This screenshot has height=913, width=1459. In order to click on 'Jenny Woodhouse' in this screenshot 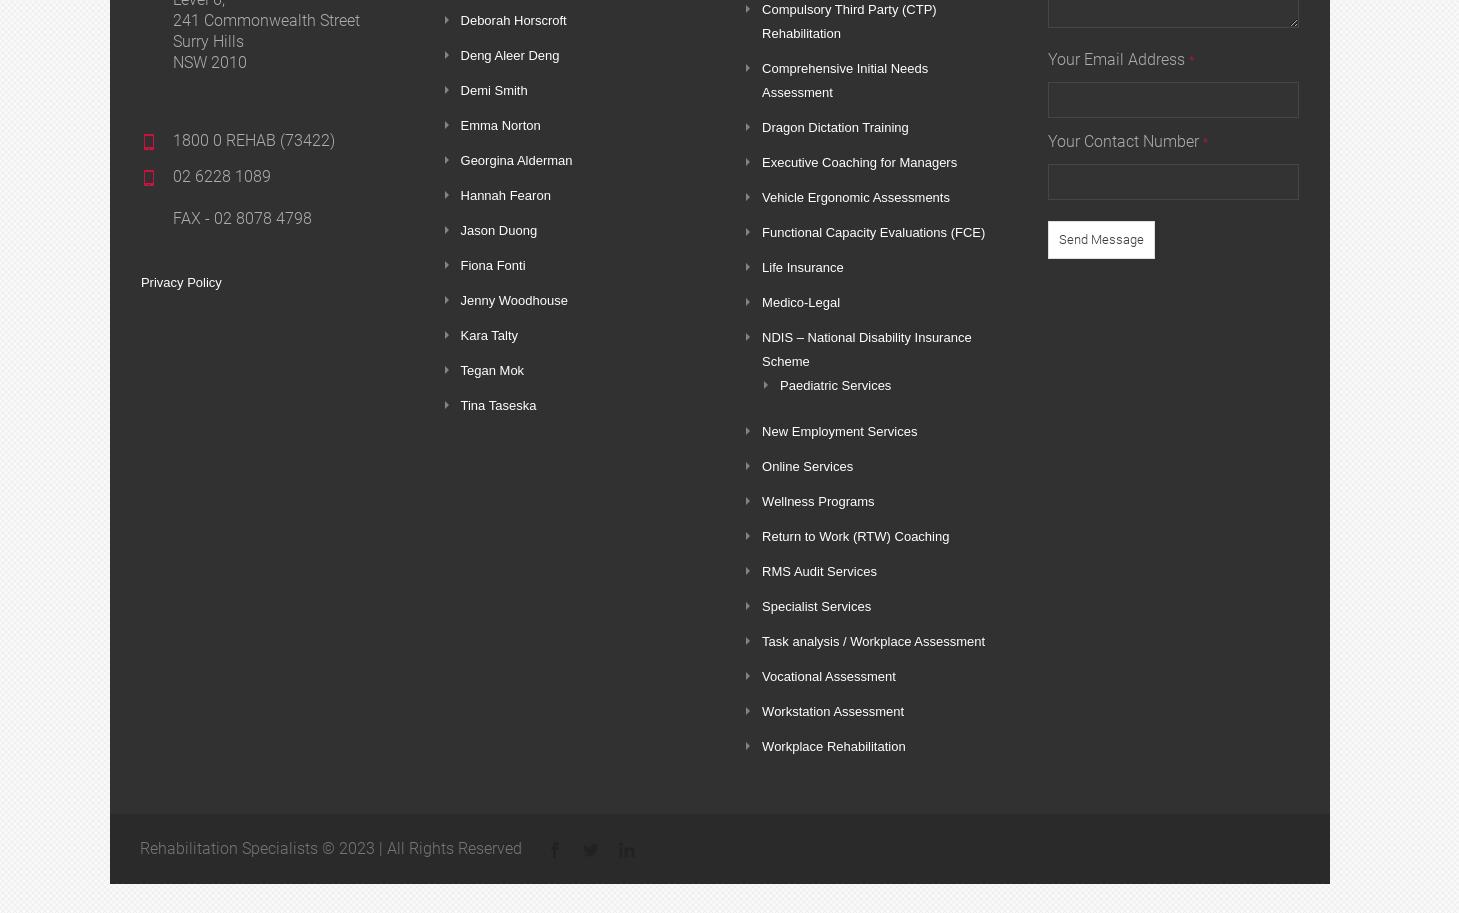, I will do `click(512, 299)`.